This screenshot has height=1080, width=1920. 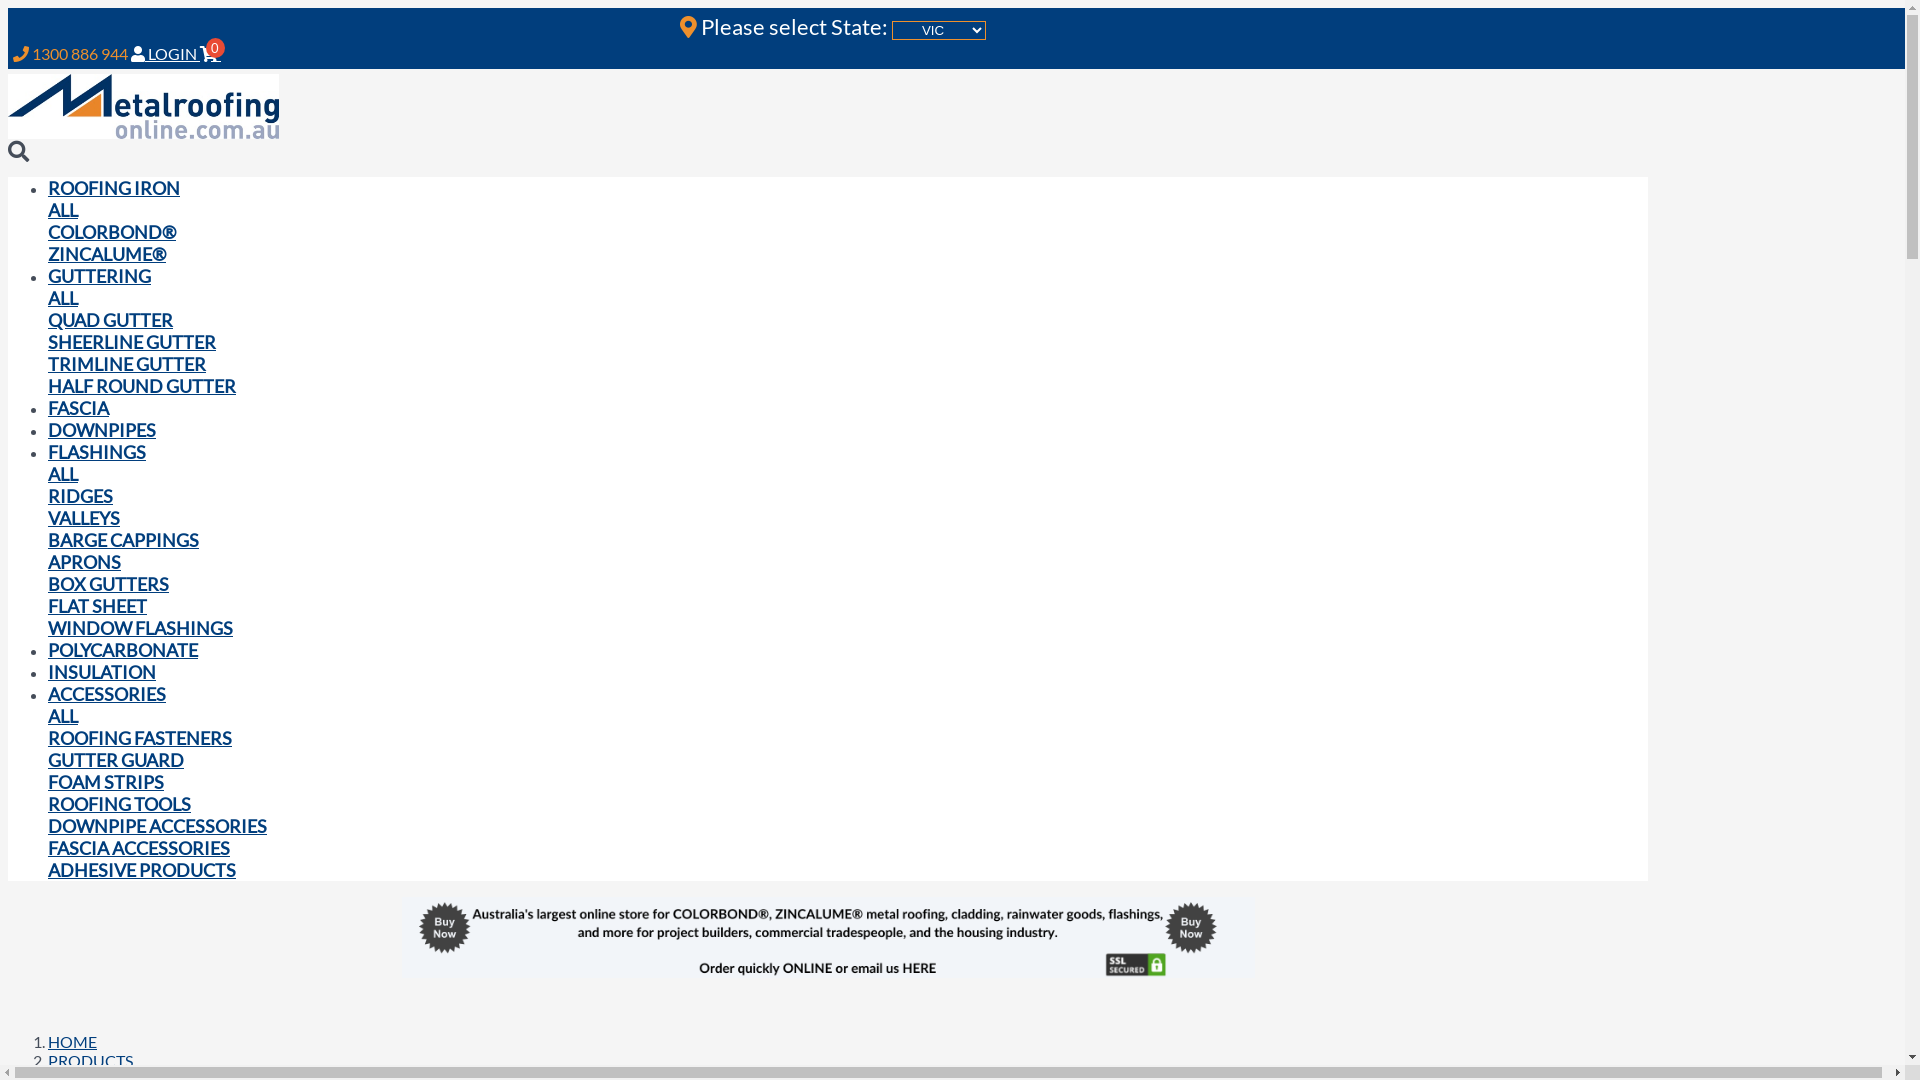 I want to click on 'RIDGES', so click(x=48, y=495).